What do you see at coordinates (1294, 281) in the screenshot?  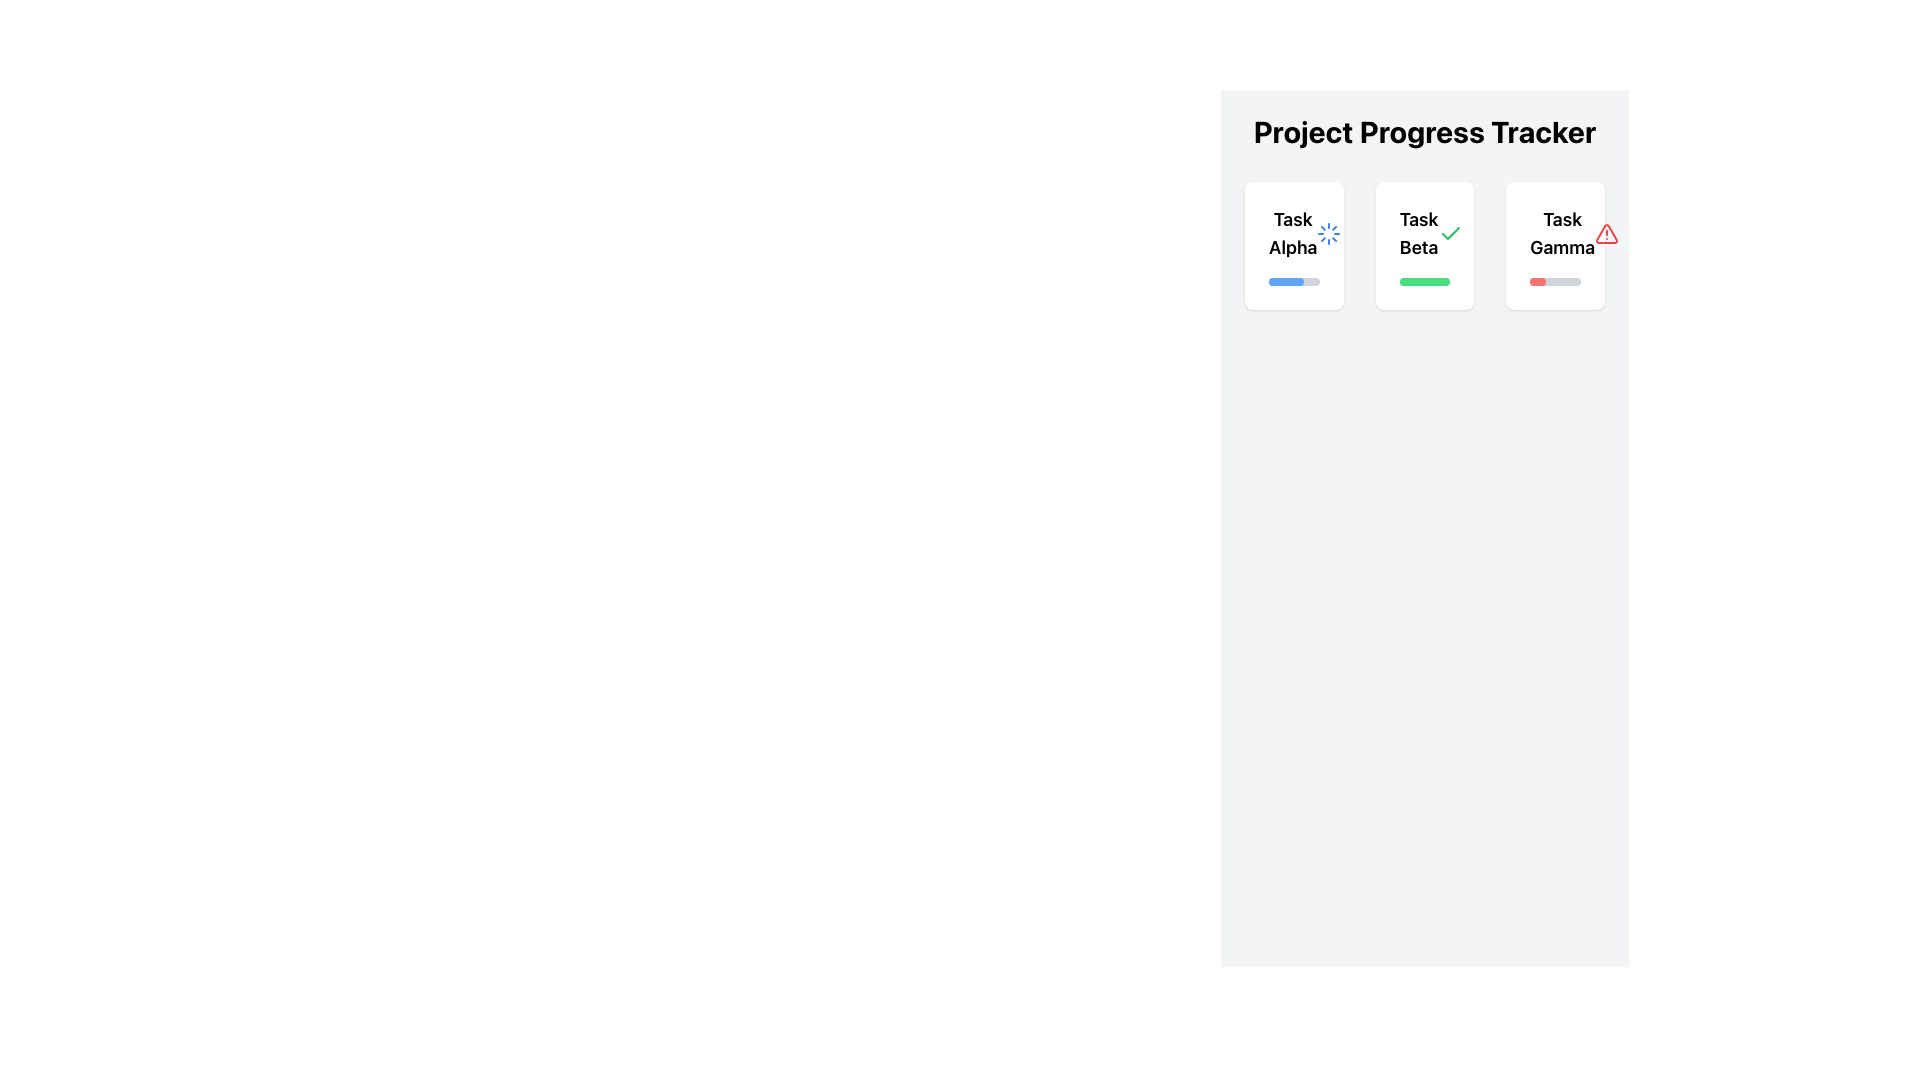 I see `the progress represented by the Progress Bar located at the bottom of the 'Task Alpha' card in the top-left corner of the layout` at bounding box center [1294, 281].